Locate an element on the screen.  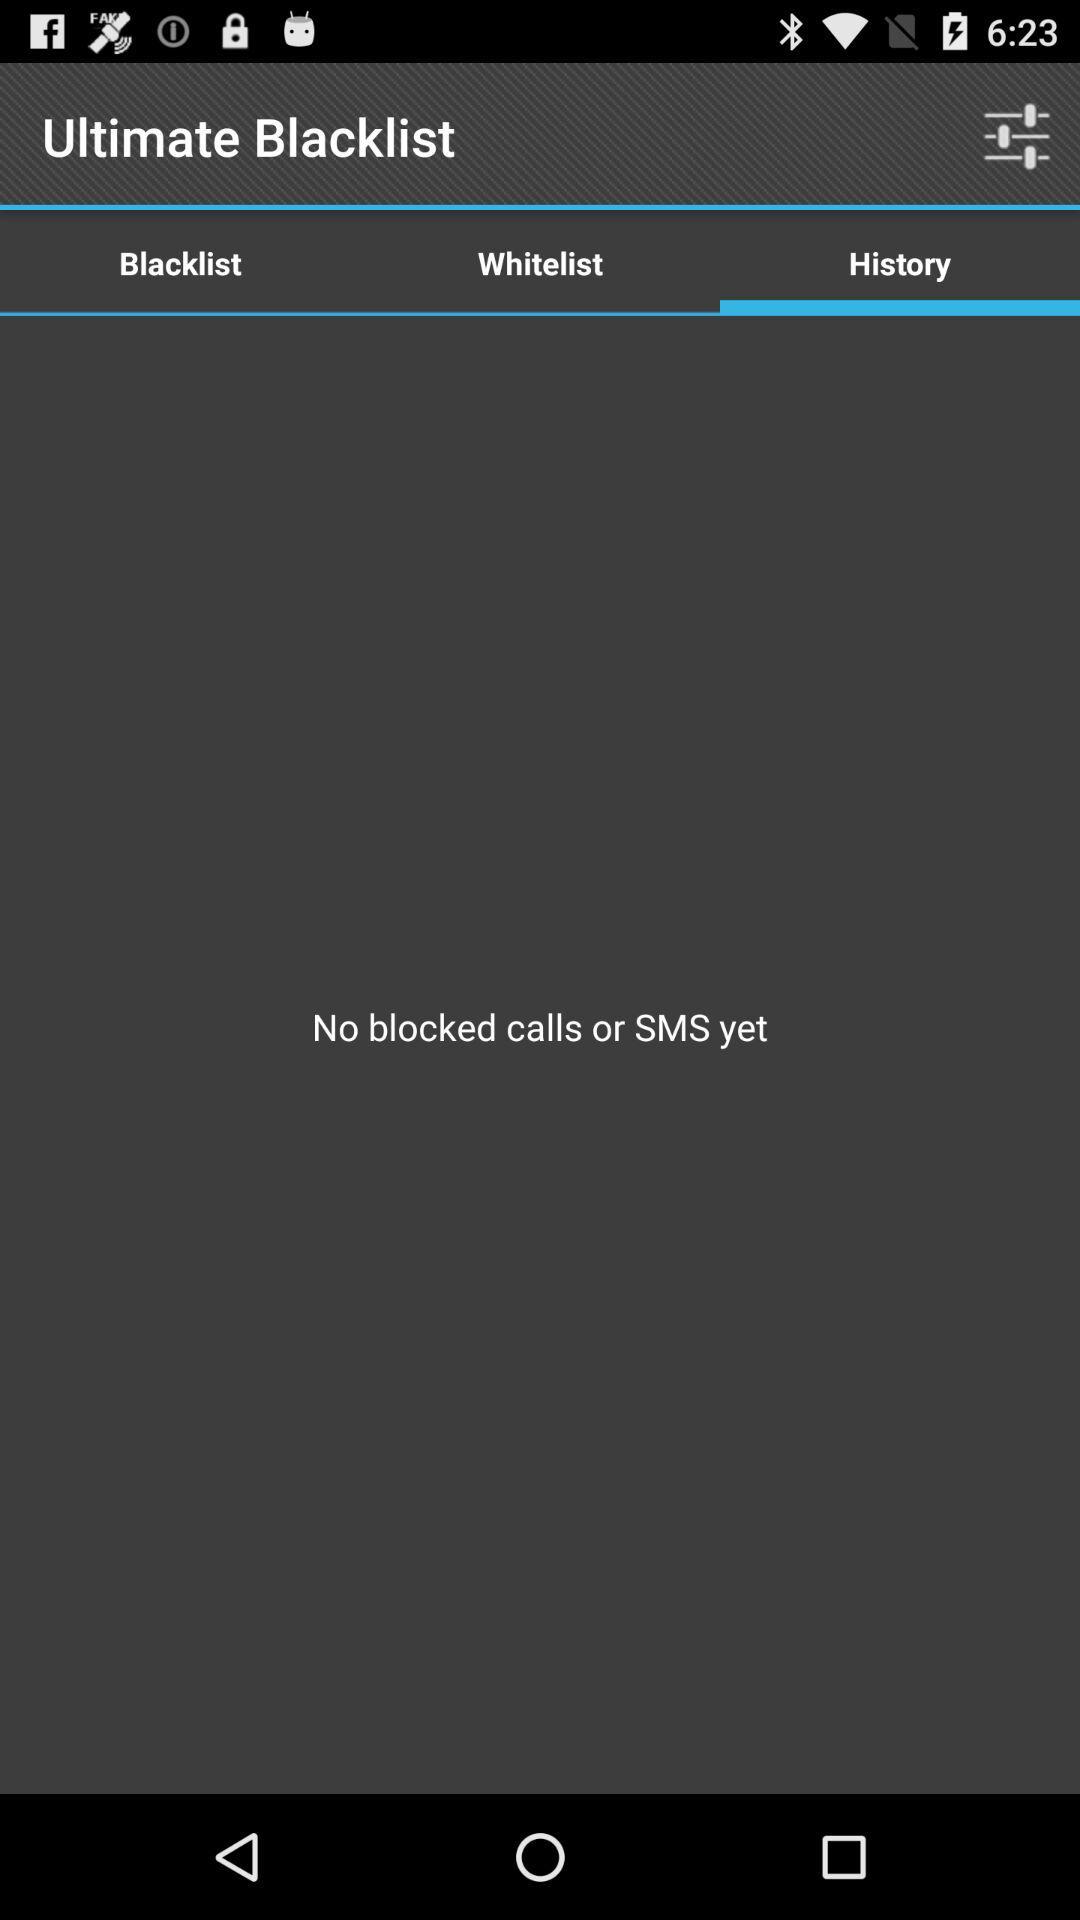
item to the left of the history is located at coordinates (540, 261).